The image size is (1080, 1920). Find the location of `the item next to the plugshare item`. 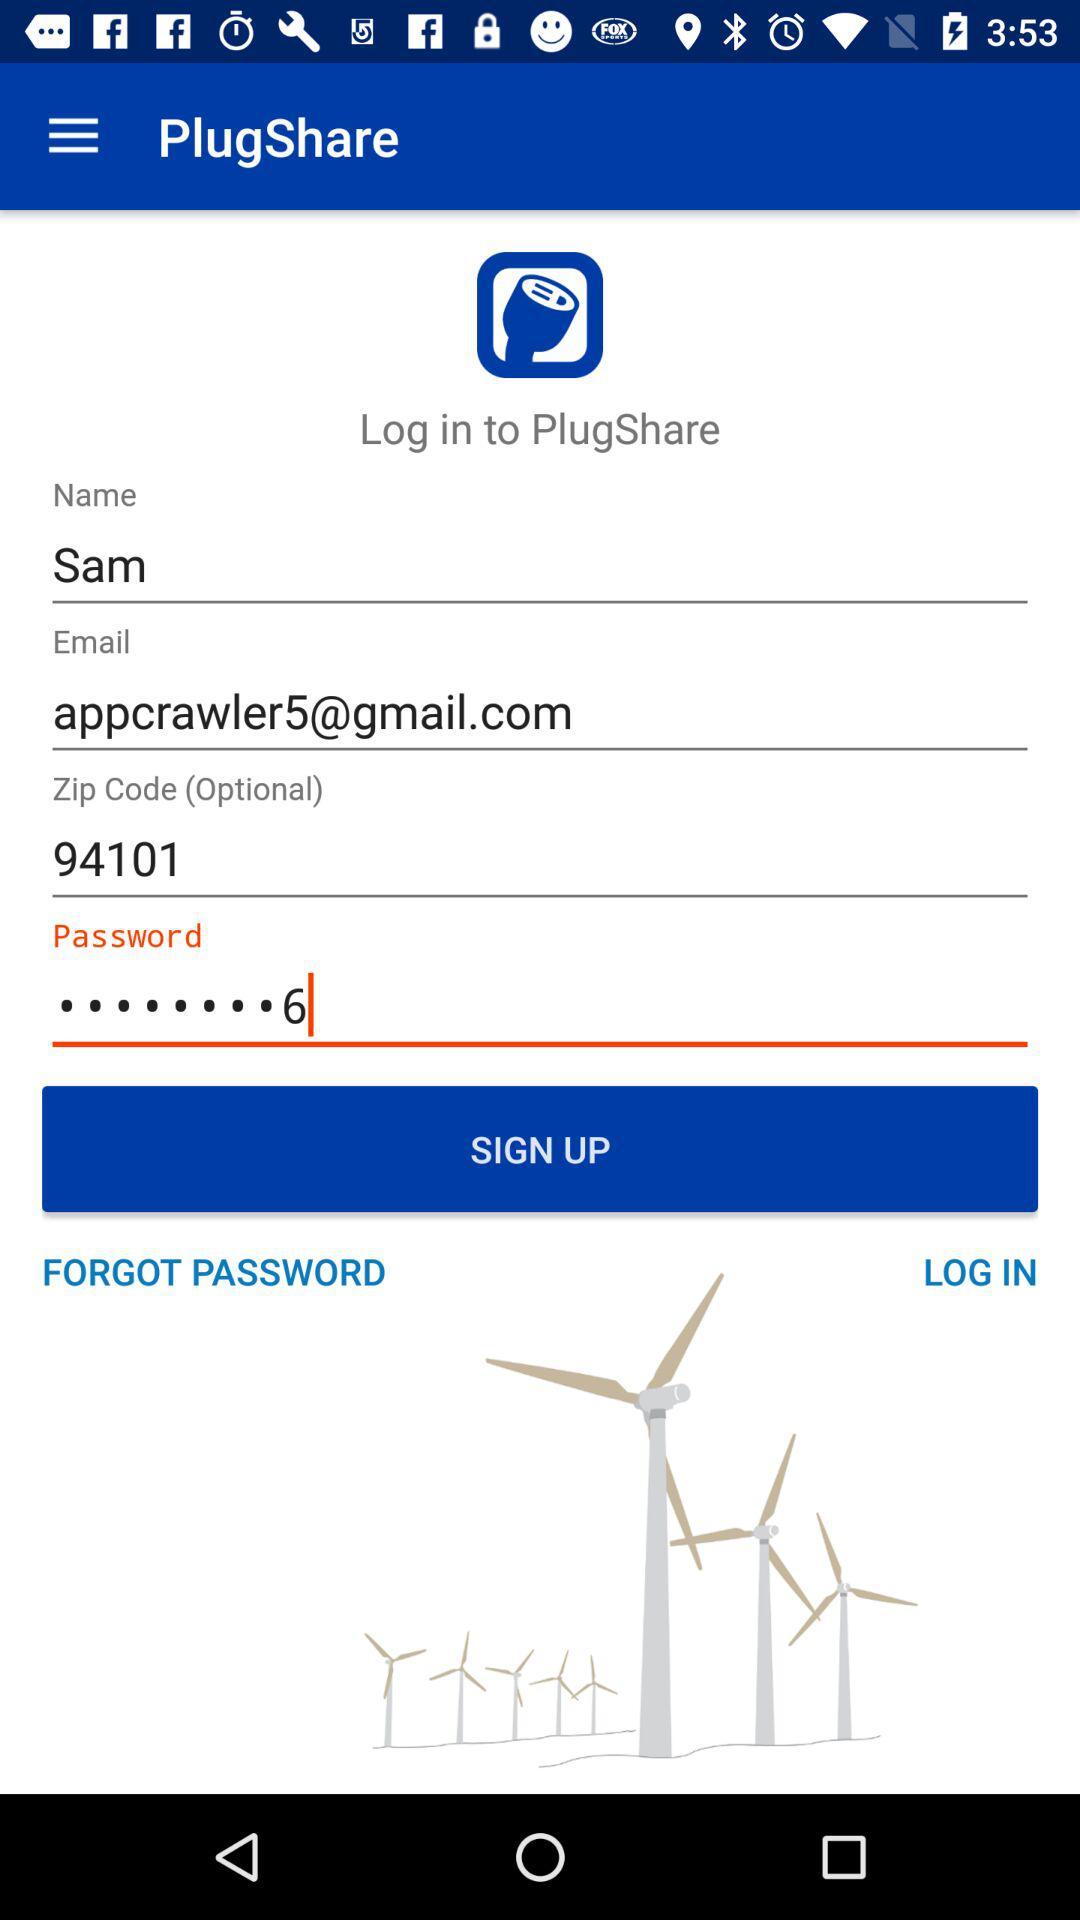

the item next to the plugshare item is located at coordinates (72, 135).